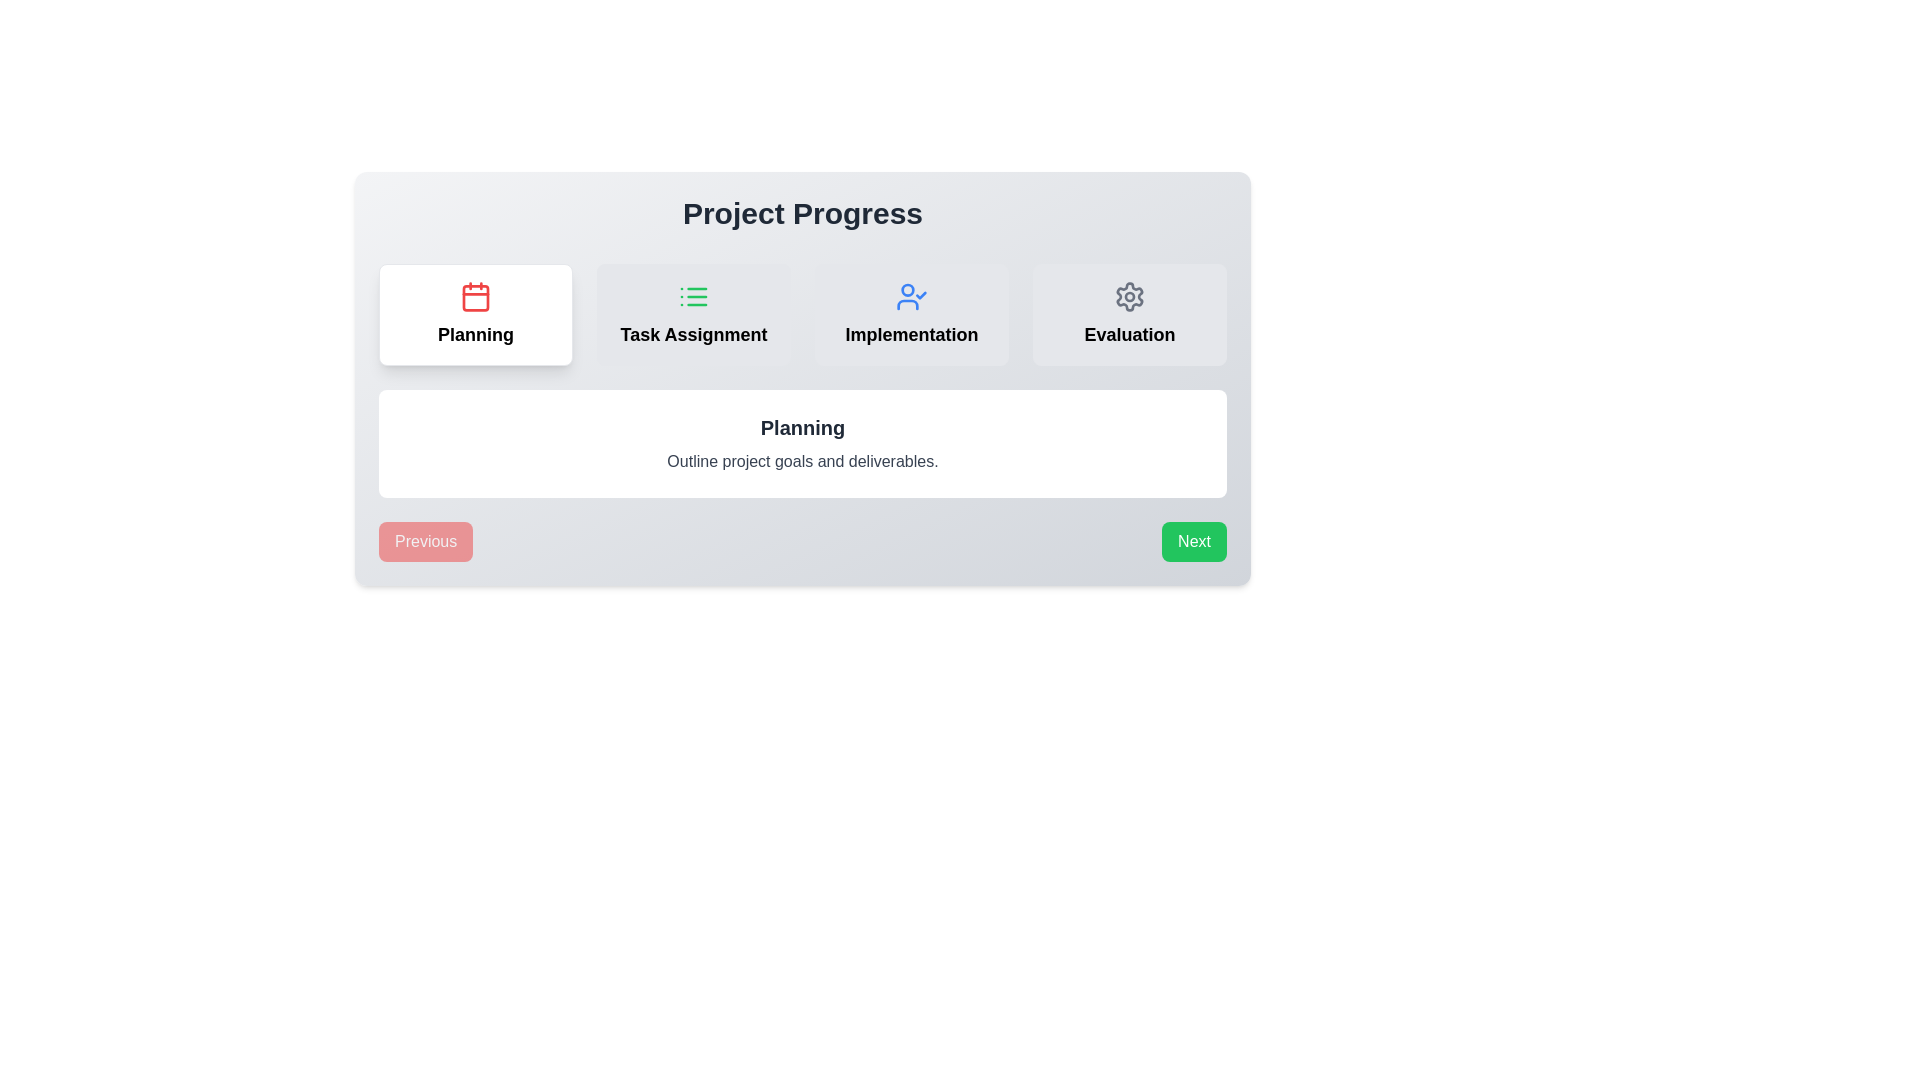  I want to click on to select or activate the 'Planning' section represented by the first card in the project timeline workflow, so click(474, 315).